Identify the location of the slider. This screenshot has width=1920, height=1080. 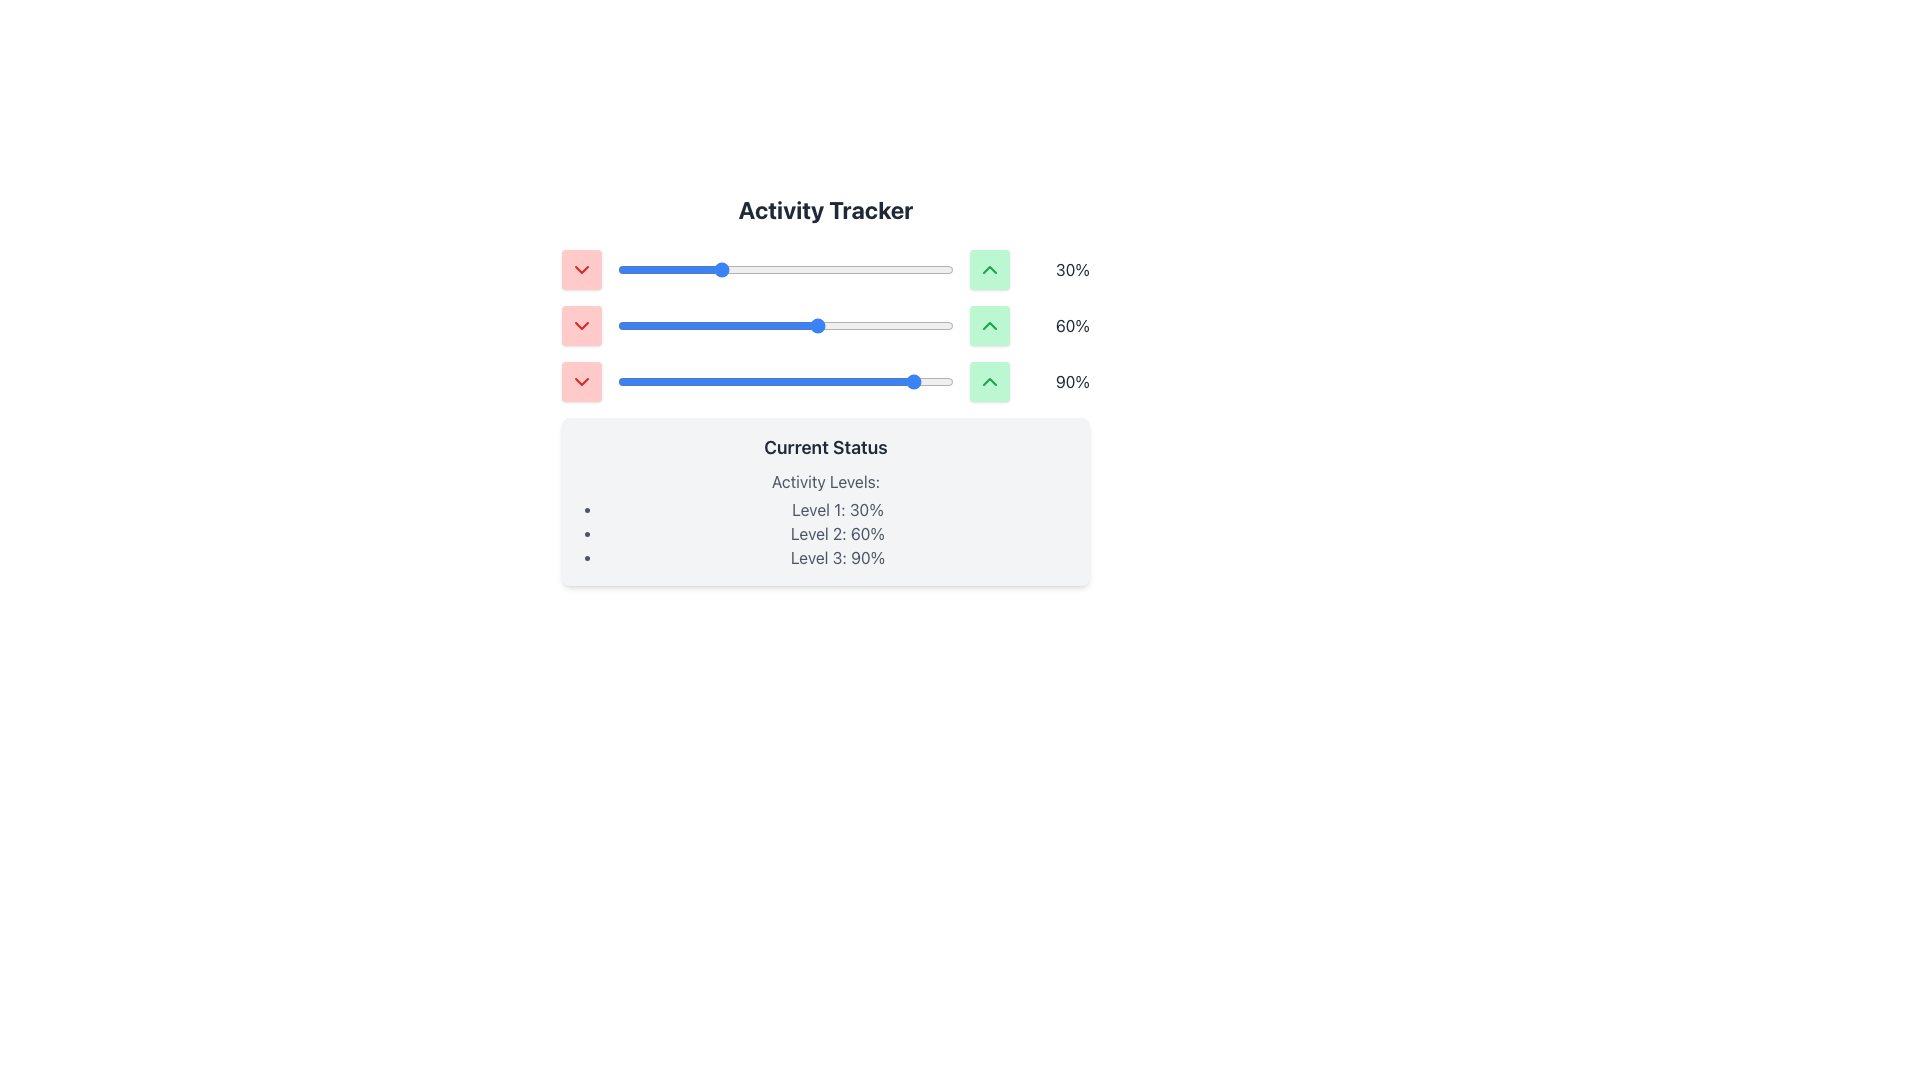
(919, 381).